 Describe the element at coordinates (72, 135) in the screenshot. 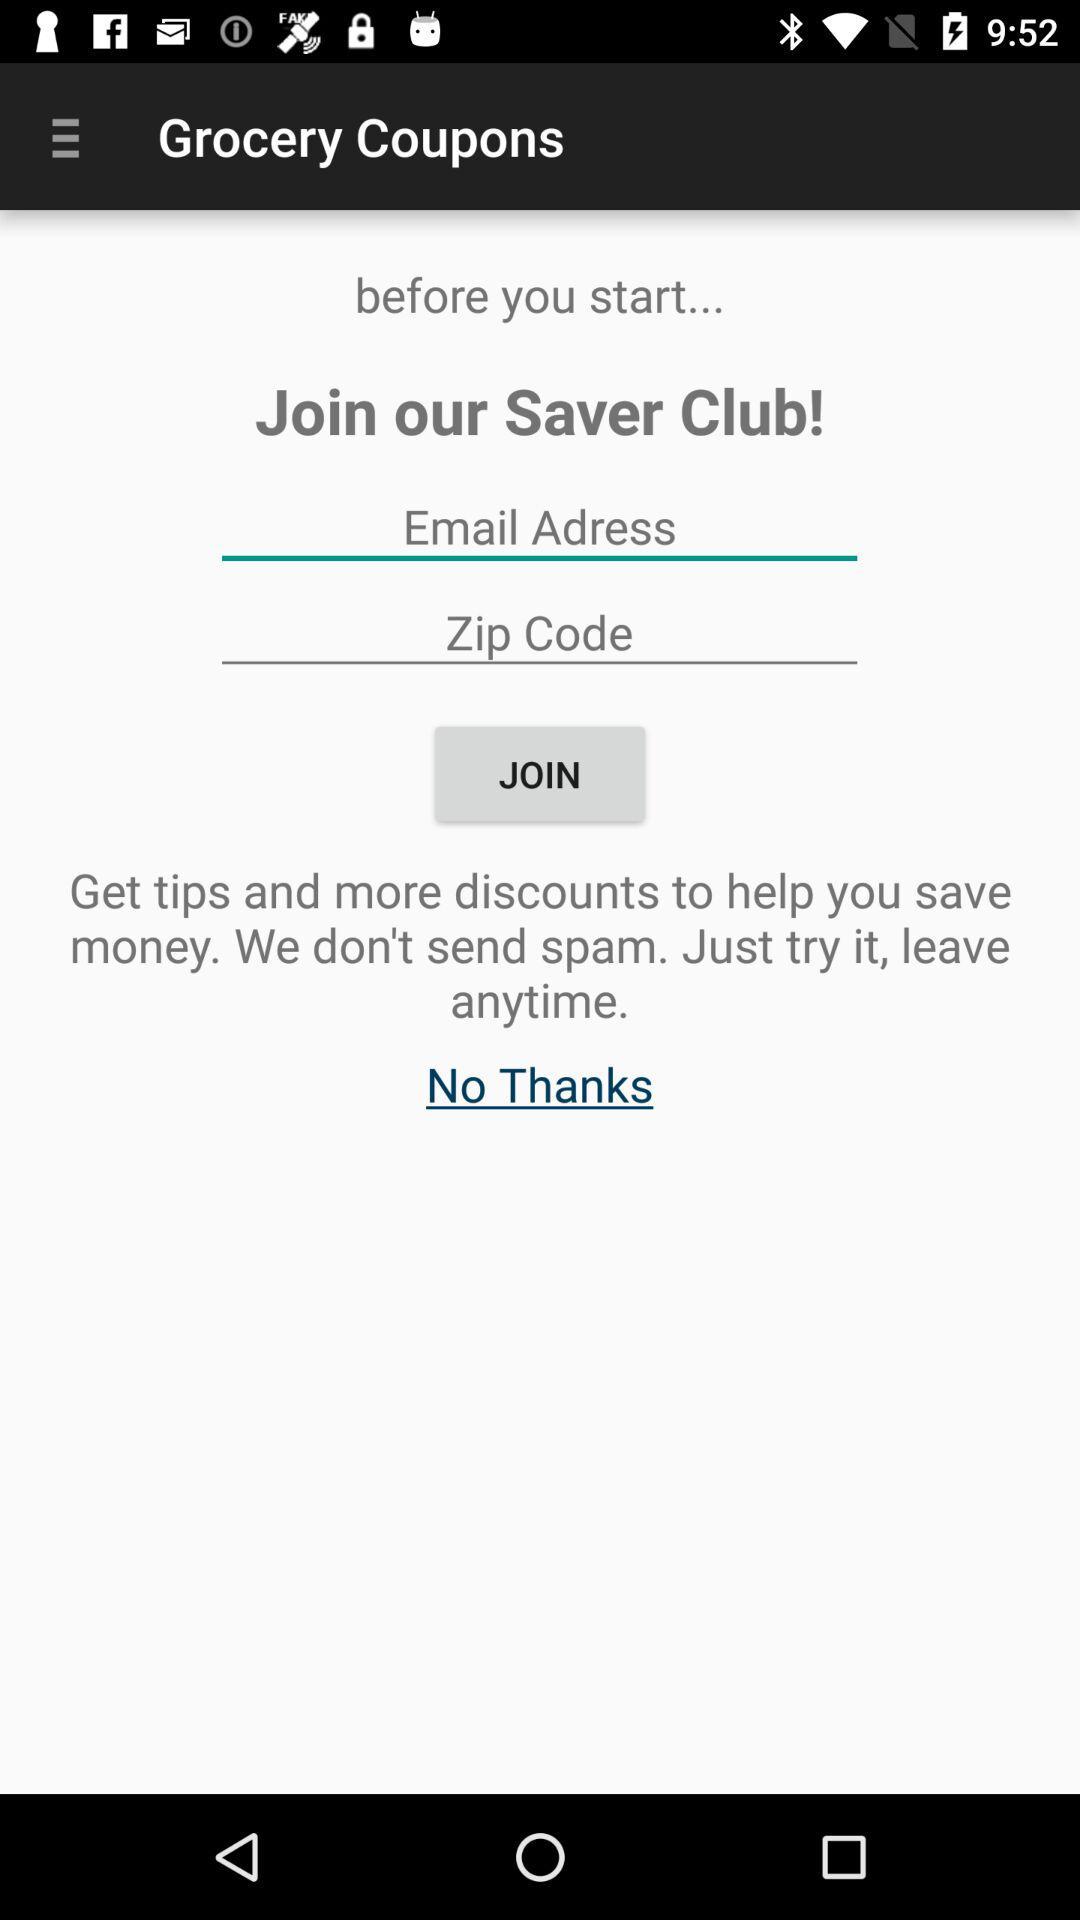

I see `the app next to the grocery coupons icon` at that location.